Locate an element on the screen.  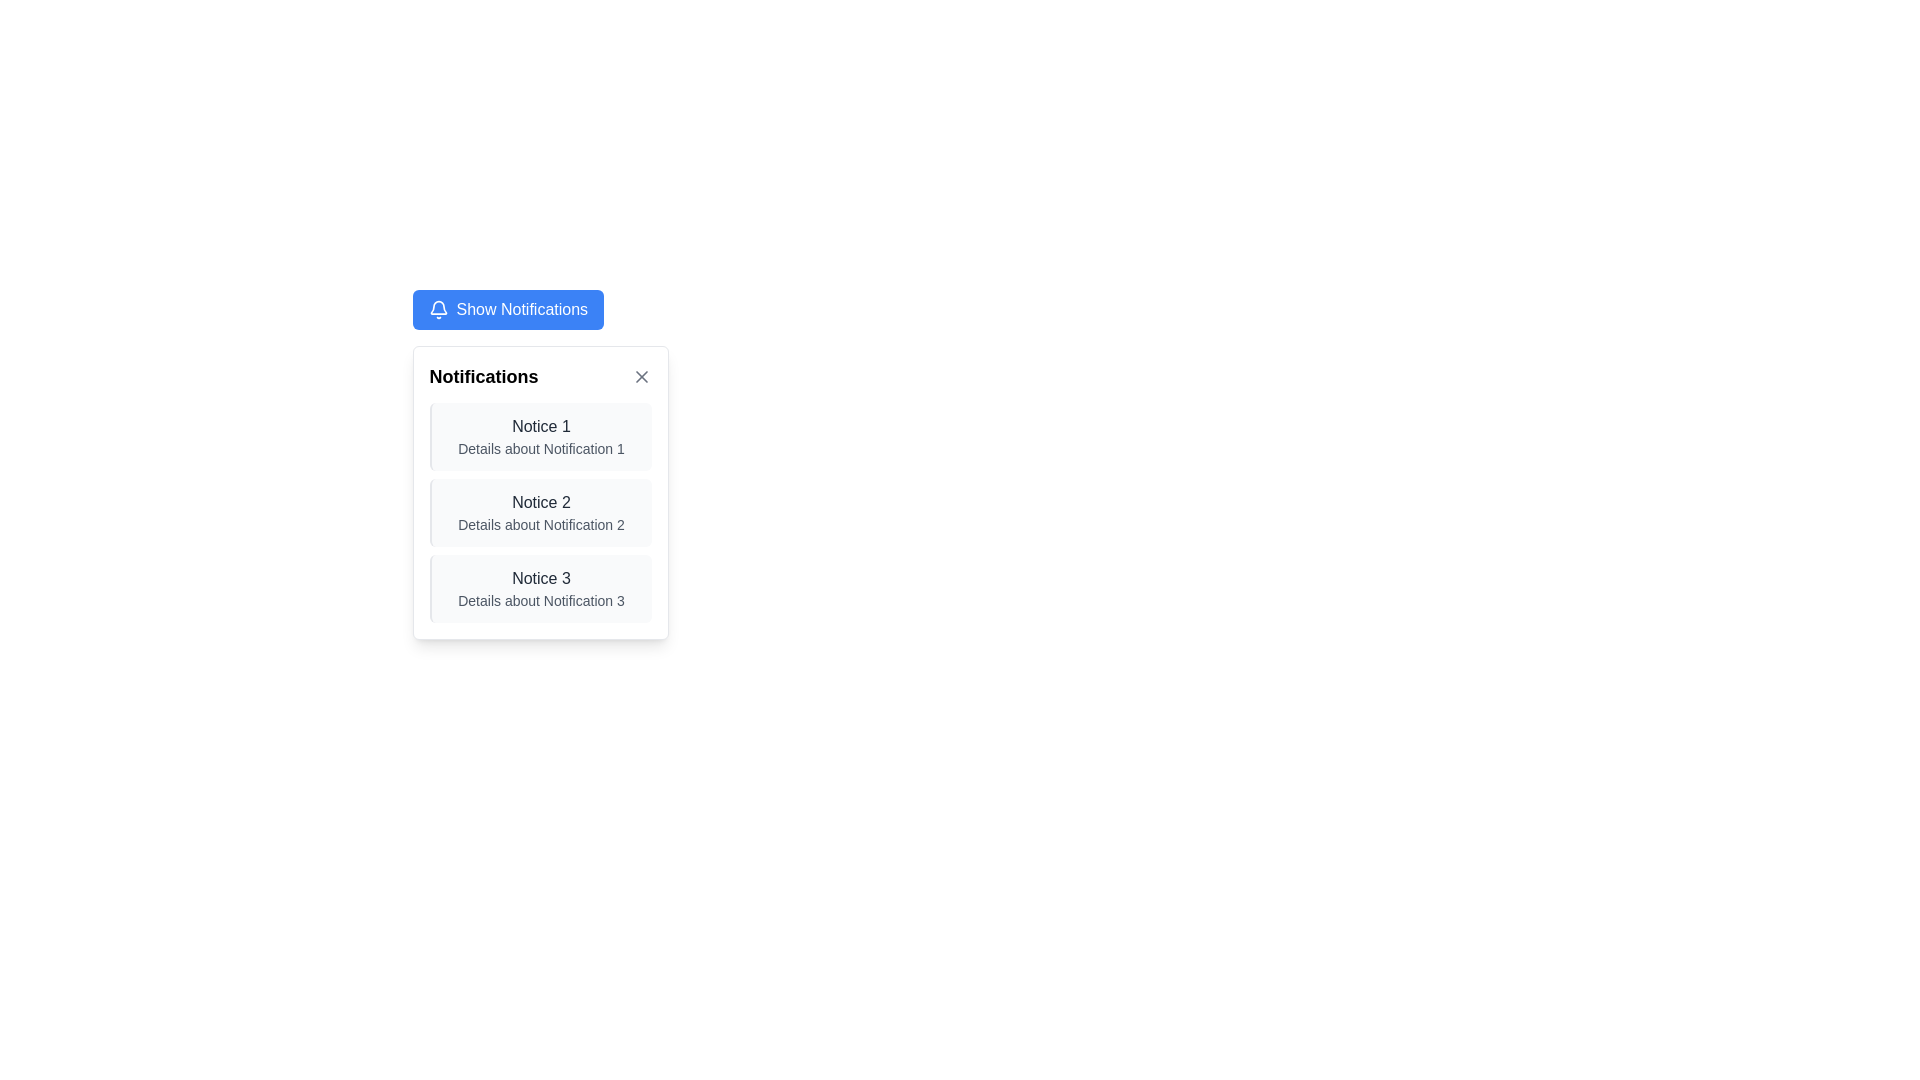
the text element displaying 'Details about Notification 1', which is styled in gray and located below the primary heading 'Notice 1' in the notifications box is located at coordinates (541, 447).